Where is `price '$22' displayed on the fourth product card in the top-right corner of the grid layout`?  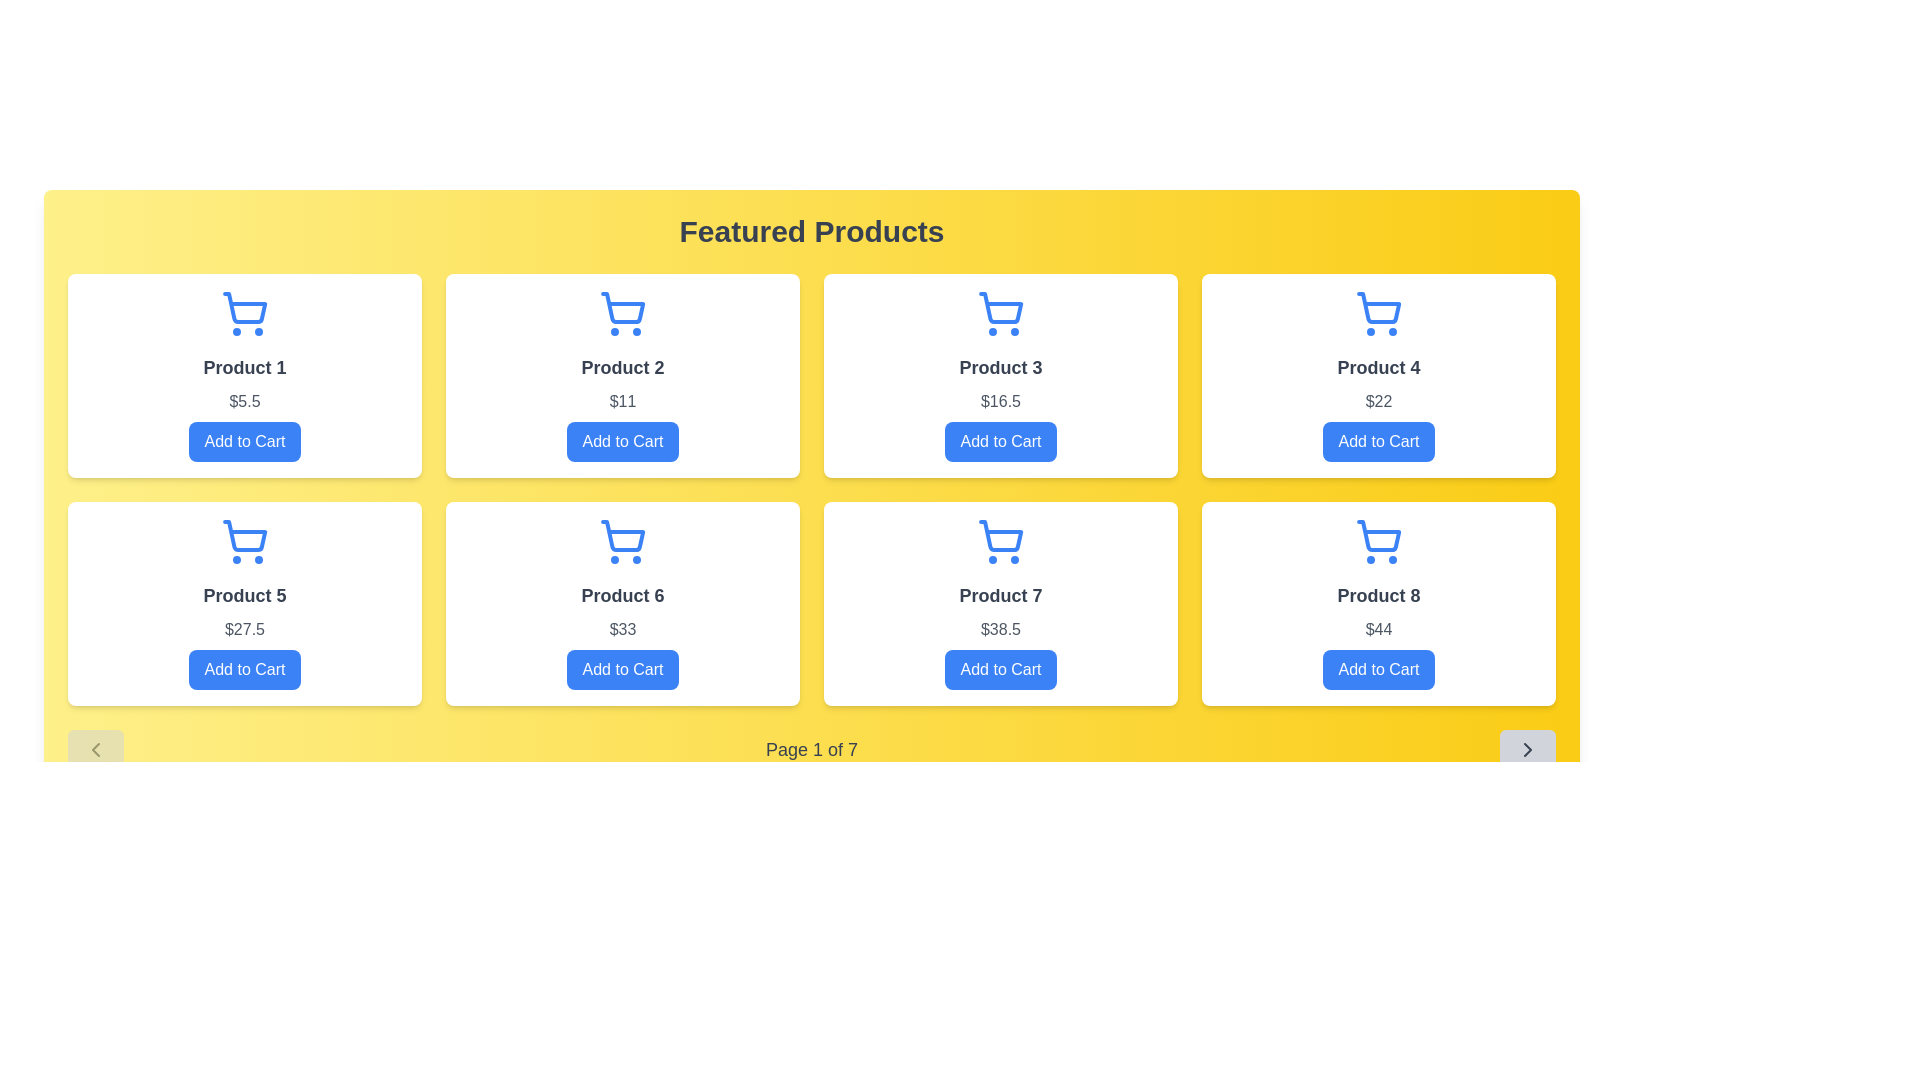
price '$22' displayed on the fourth product card in the top-right corner of the grid layout is located at coordinates (1377, 375).